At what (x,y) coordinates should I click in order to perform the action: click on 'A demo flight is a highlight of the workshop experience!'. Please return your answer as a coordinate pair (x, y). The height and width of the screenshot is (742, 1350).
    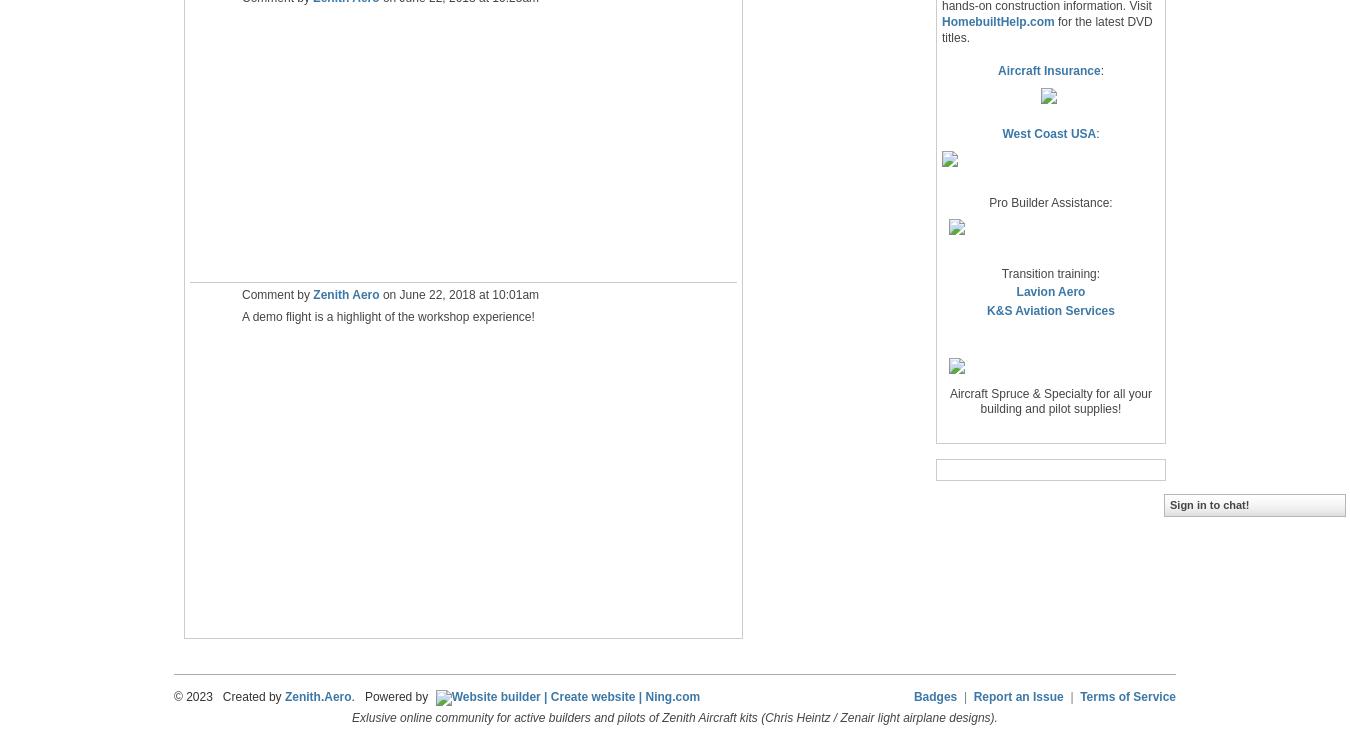
    Looking at the image, I should click on (387, 316).